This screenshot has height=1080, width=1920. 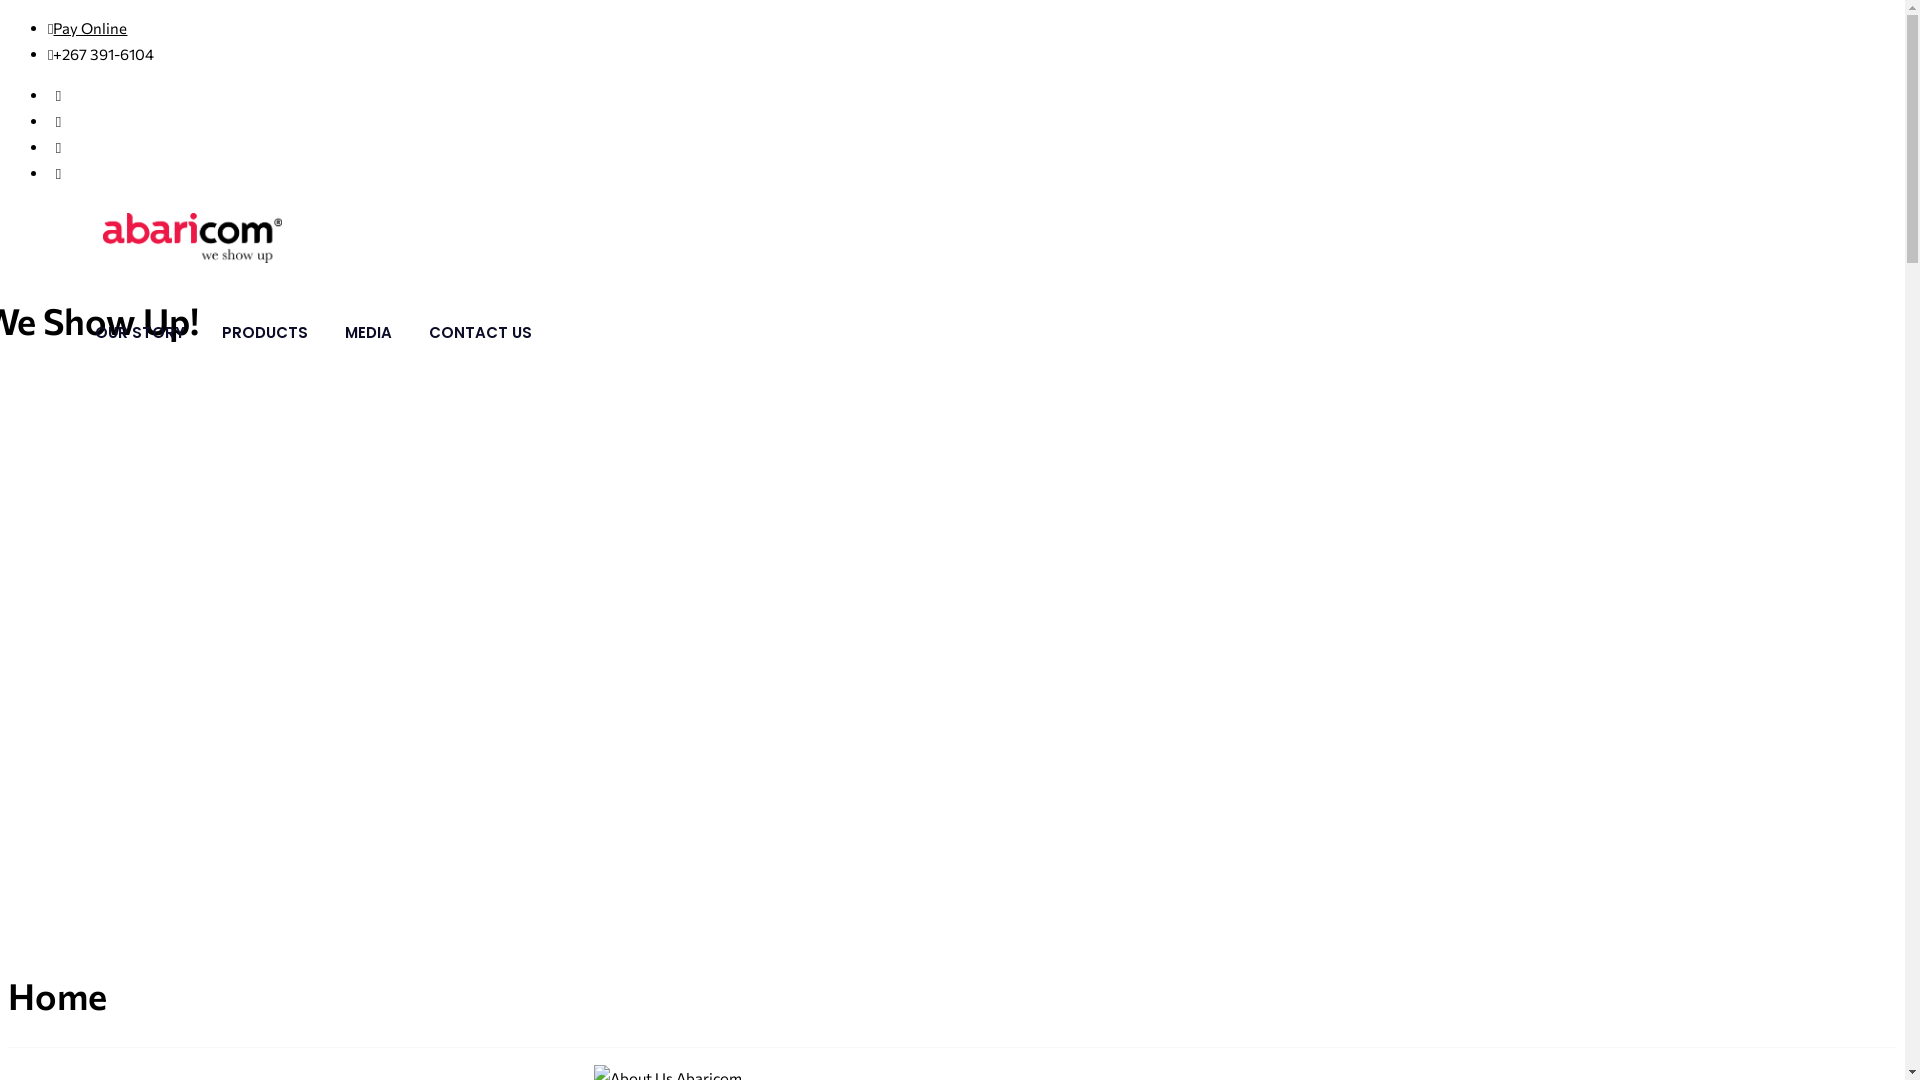 What do you see at coordinates (263, 331) in the screenshot?
I see `'PRODUCTS'` at bounding box center [263, 331].